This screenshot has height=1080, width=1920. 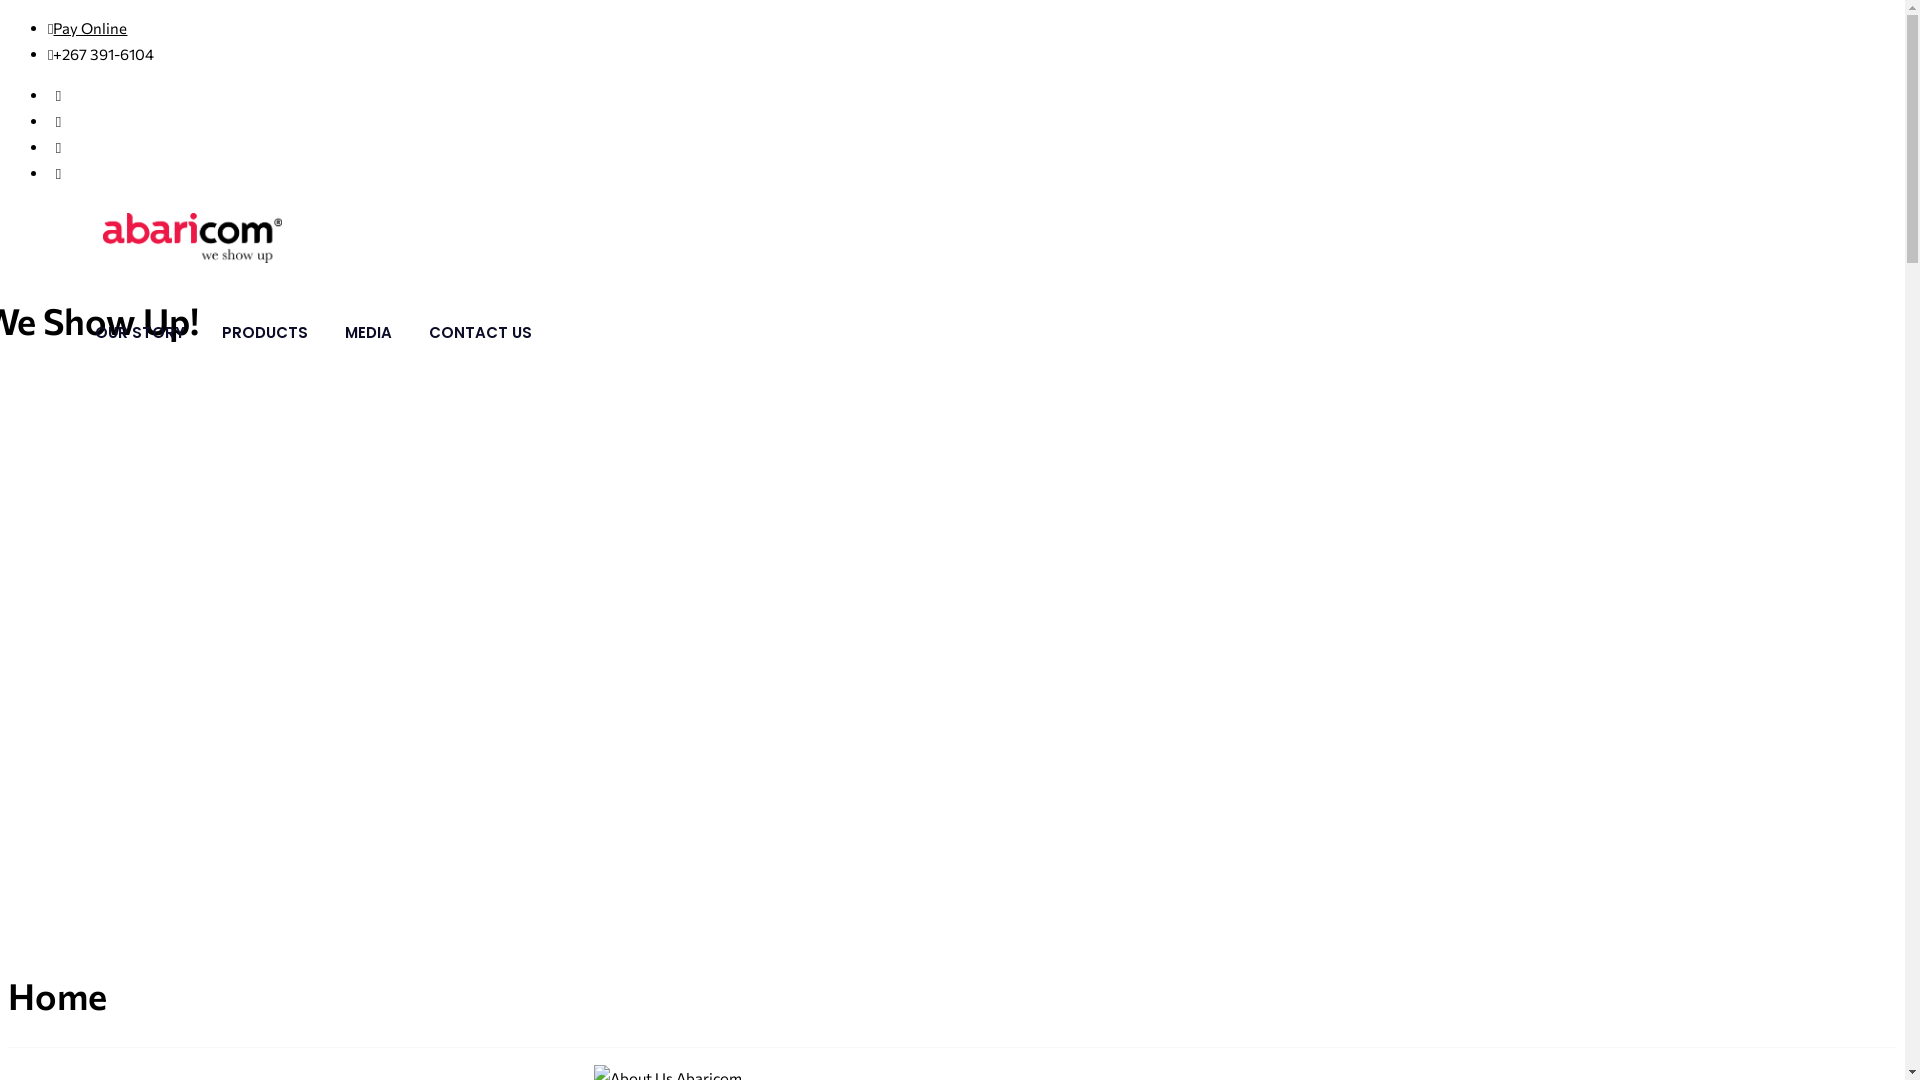 What do you see at coordinates (263, 331) in the screenshot?
I see `'PRODUCTS'` at bounding box center [263, 331].